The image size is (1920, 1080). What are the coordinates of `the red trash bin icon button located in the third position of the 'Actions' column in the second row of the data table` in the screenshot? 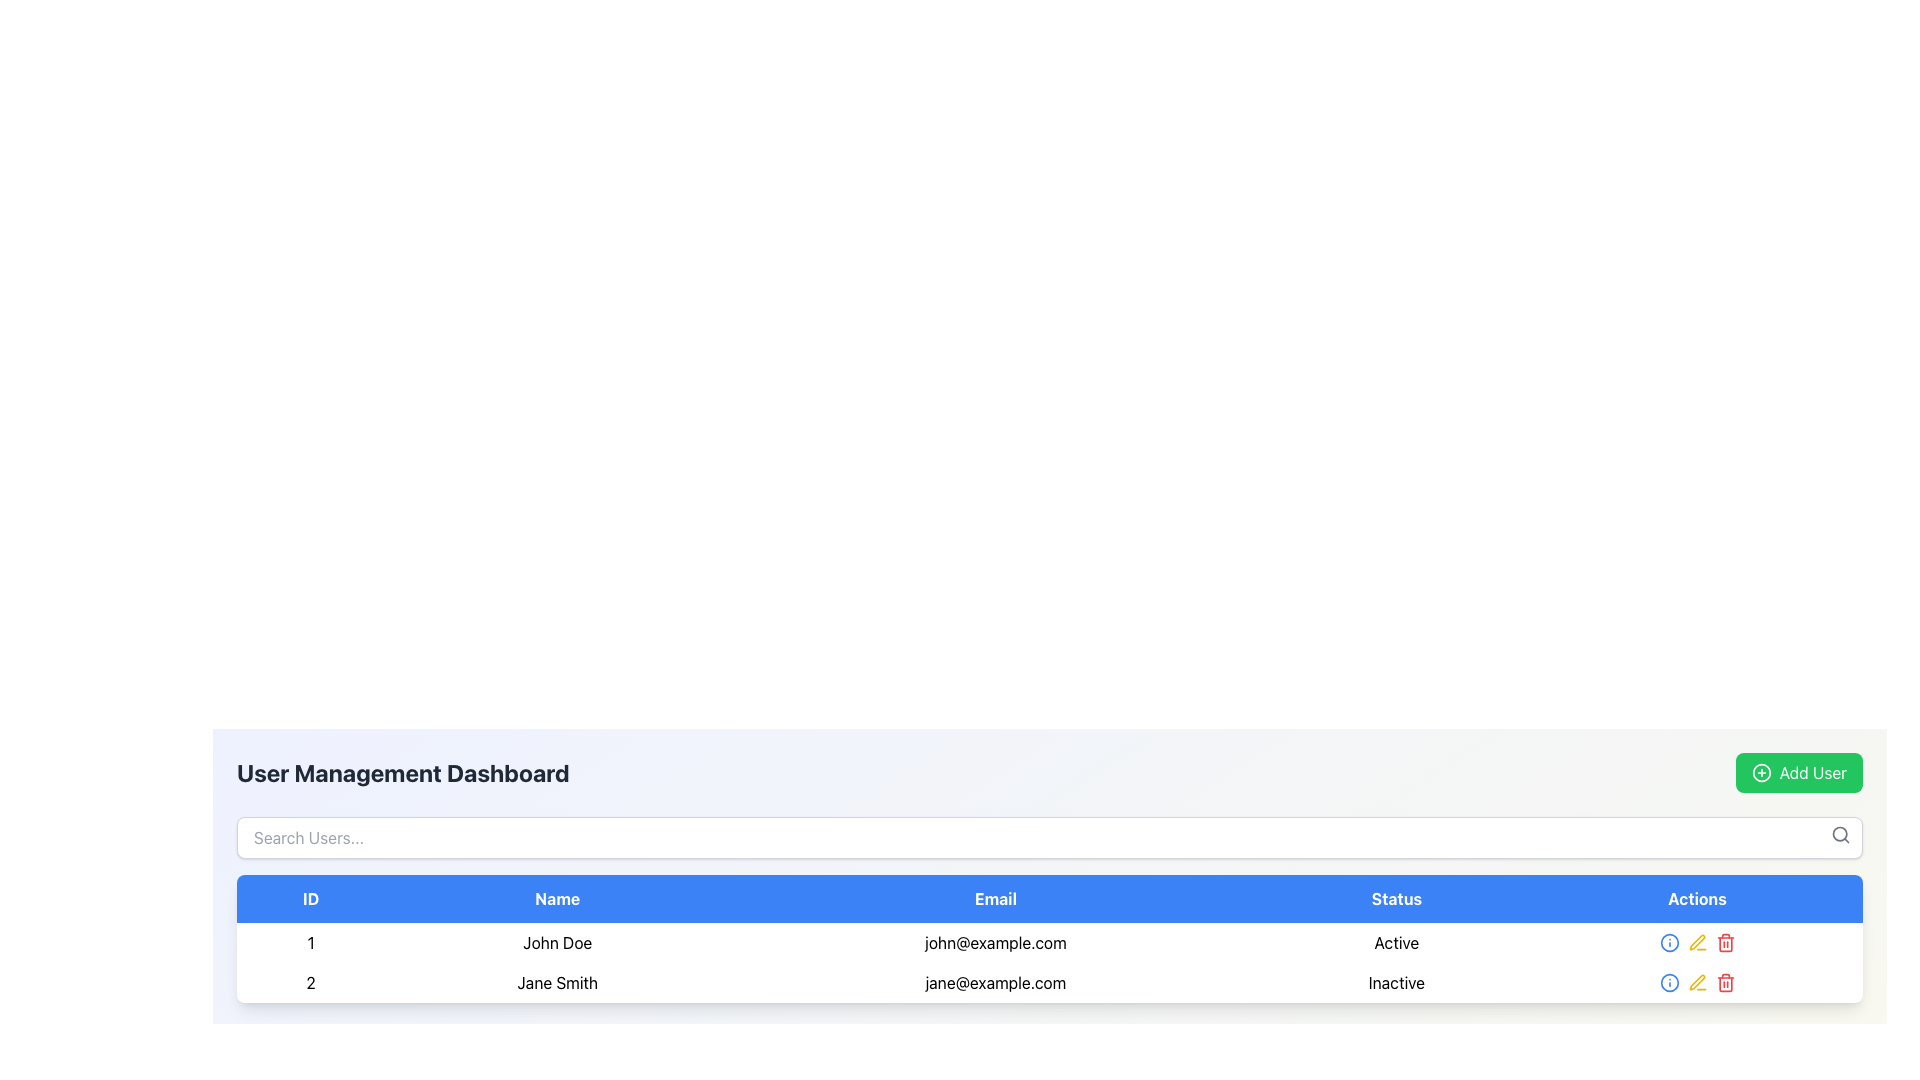 It's located at (1724, 982).